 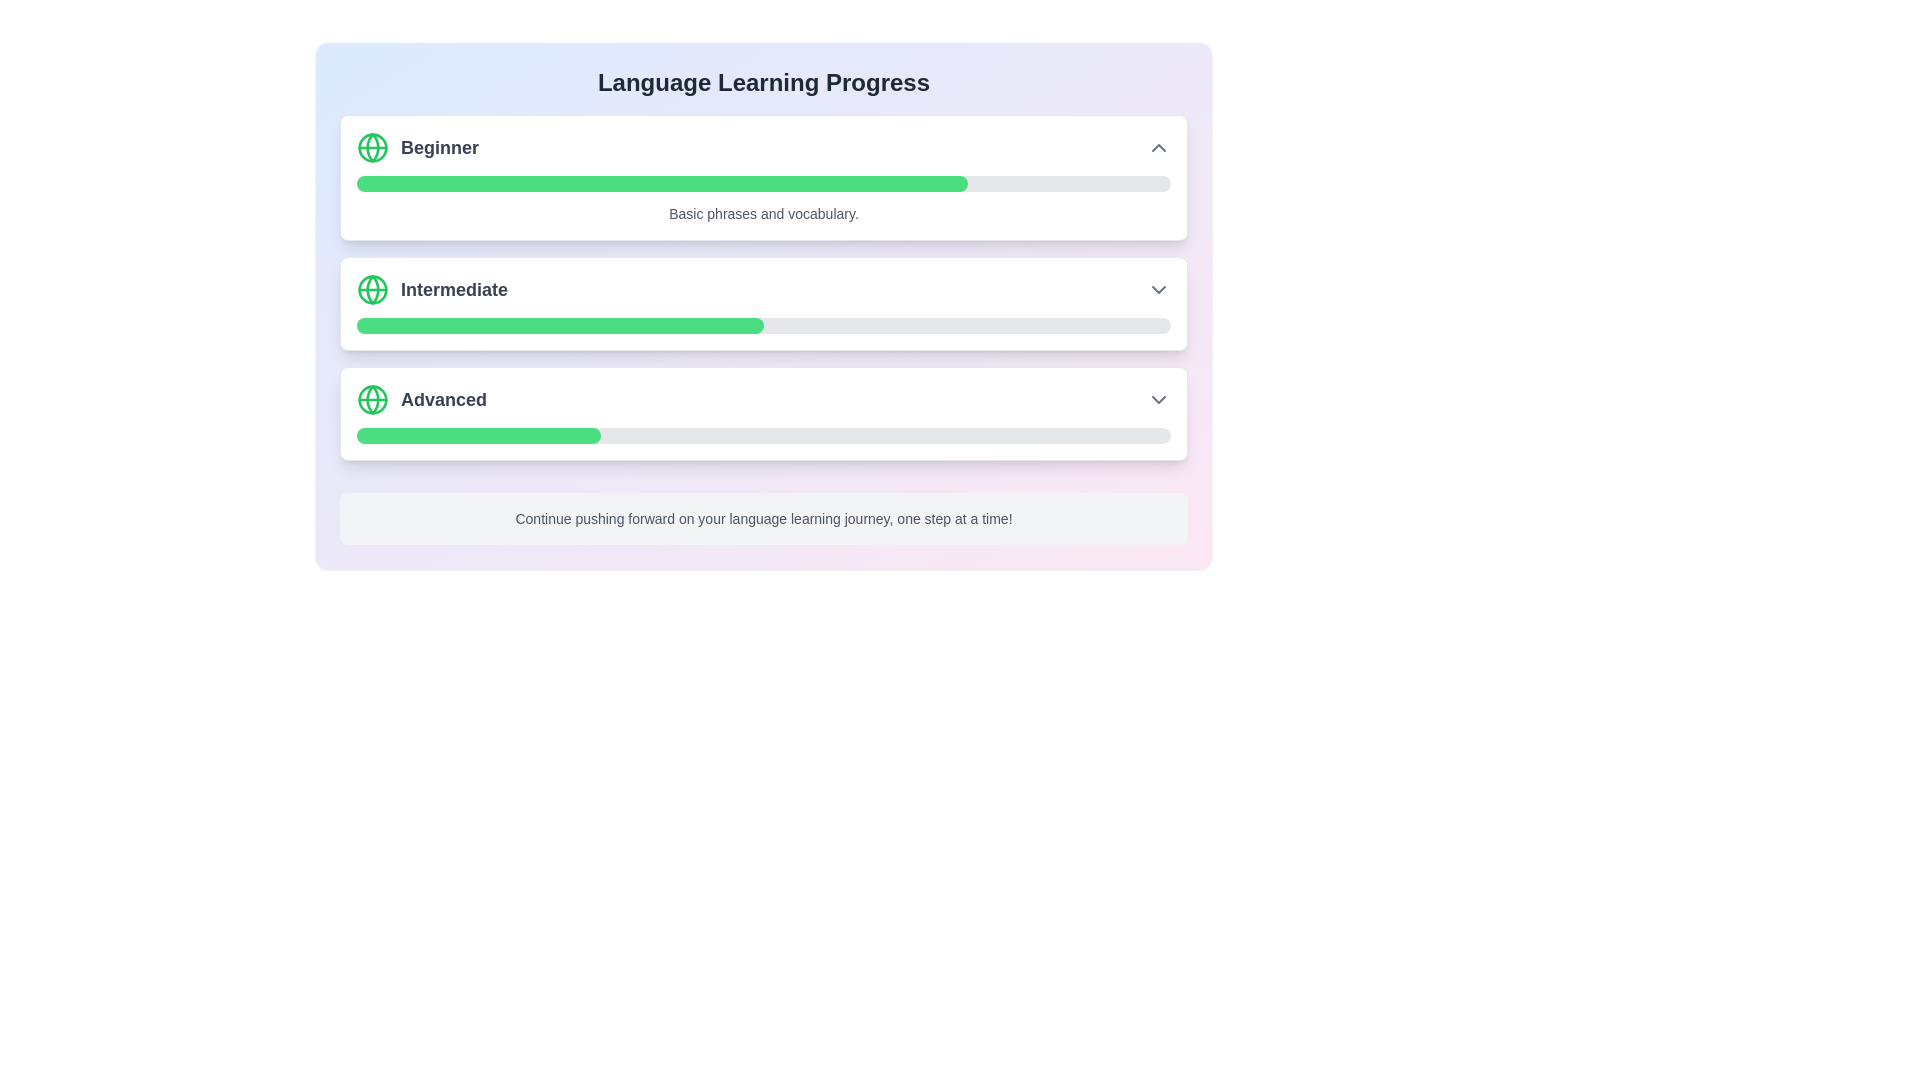 What do you see at coordinates (373, 146) in the screenshot?
I see `the green-colored globe icon located to the left of the text 'Beginner' in the topmost section of a list of three items` at bounding box center [373, 146].